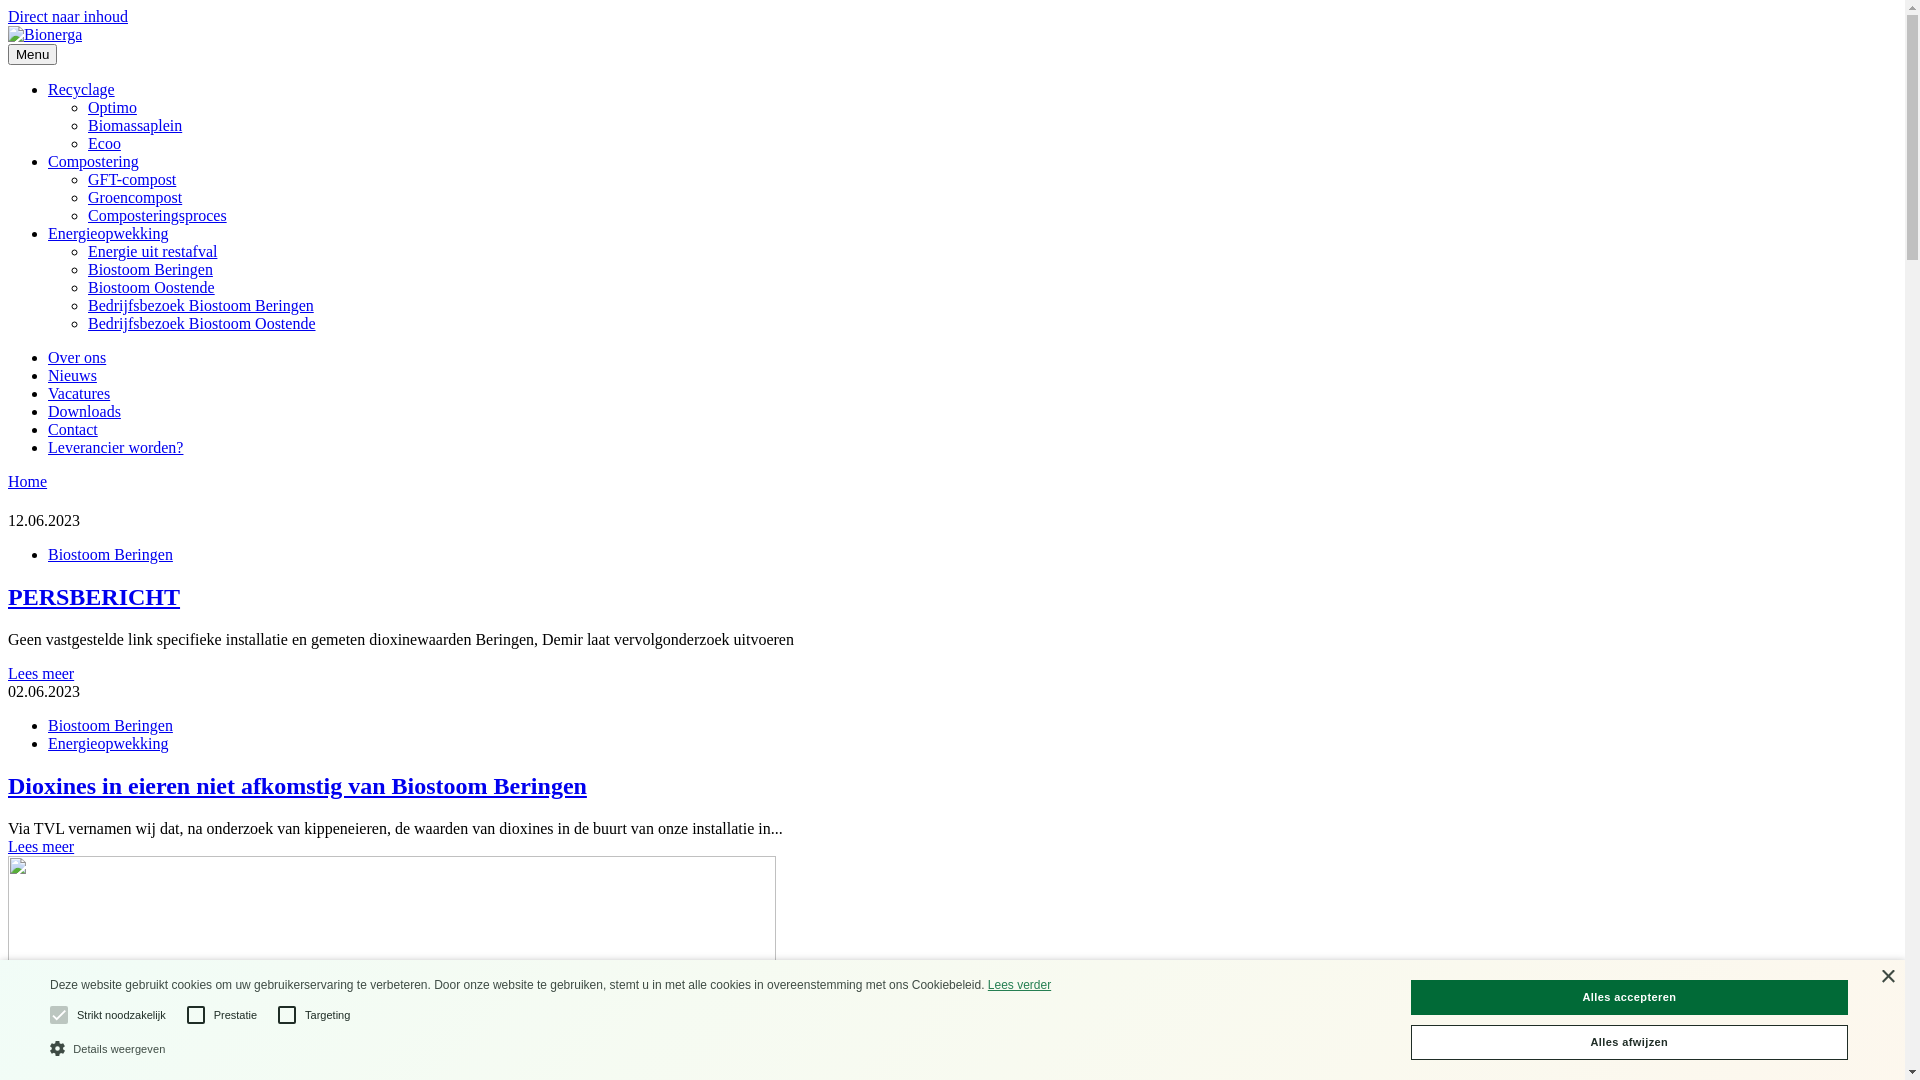 The height and width of the screenshot is (1080, 1920). I want to click on 'Recyclage', so click(80, 88).